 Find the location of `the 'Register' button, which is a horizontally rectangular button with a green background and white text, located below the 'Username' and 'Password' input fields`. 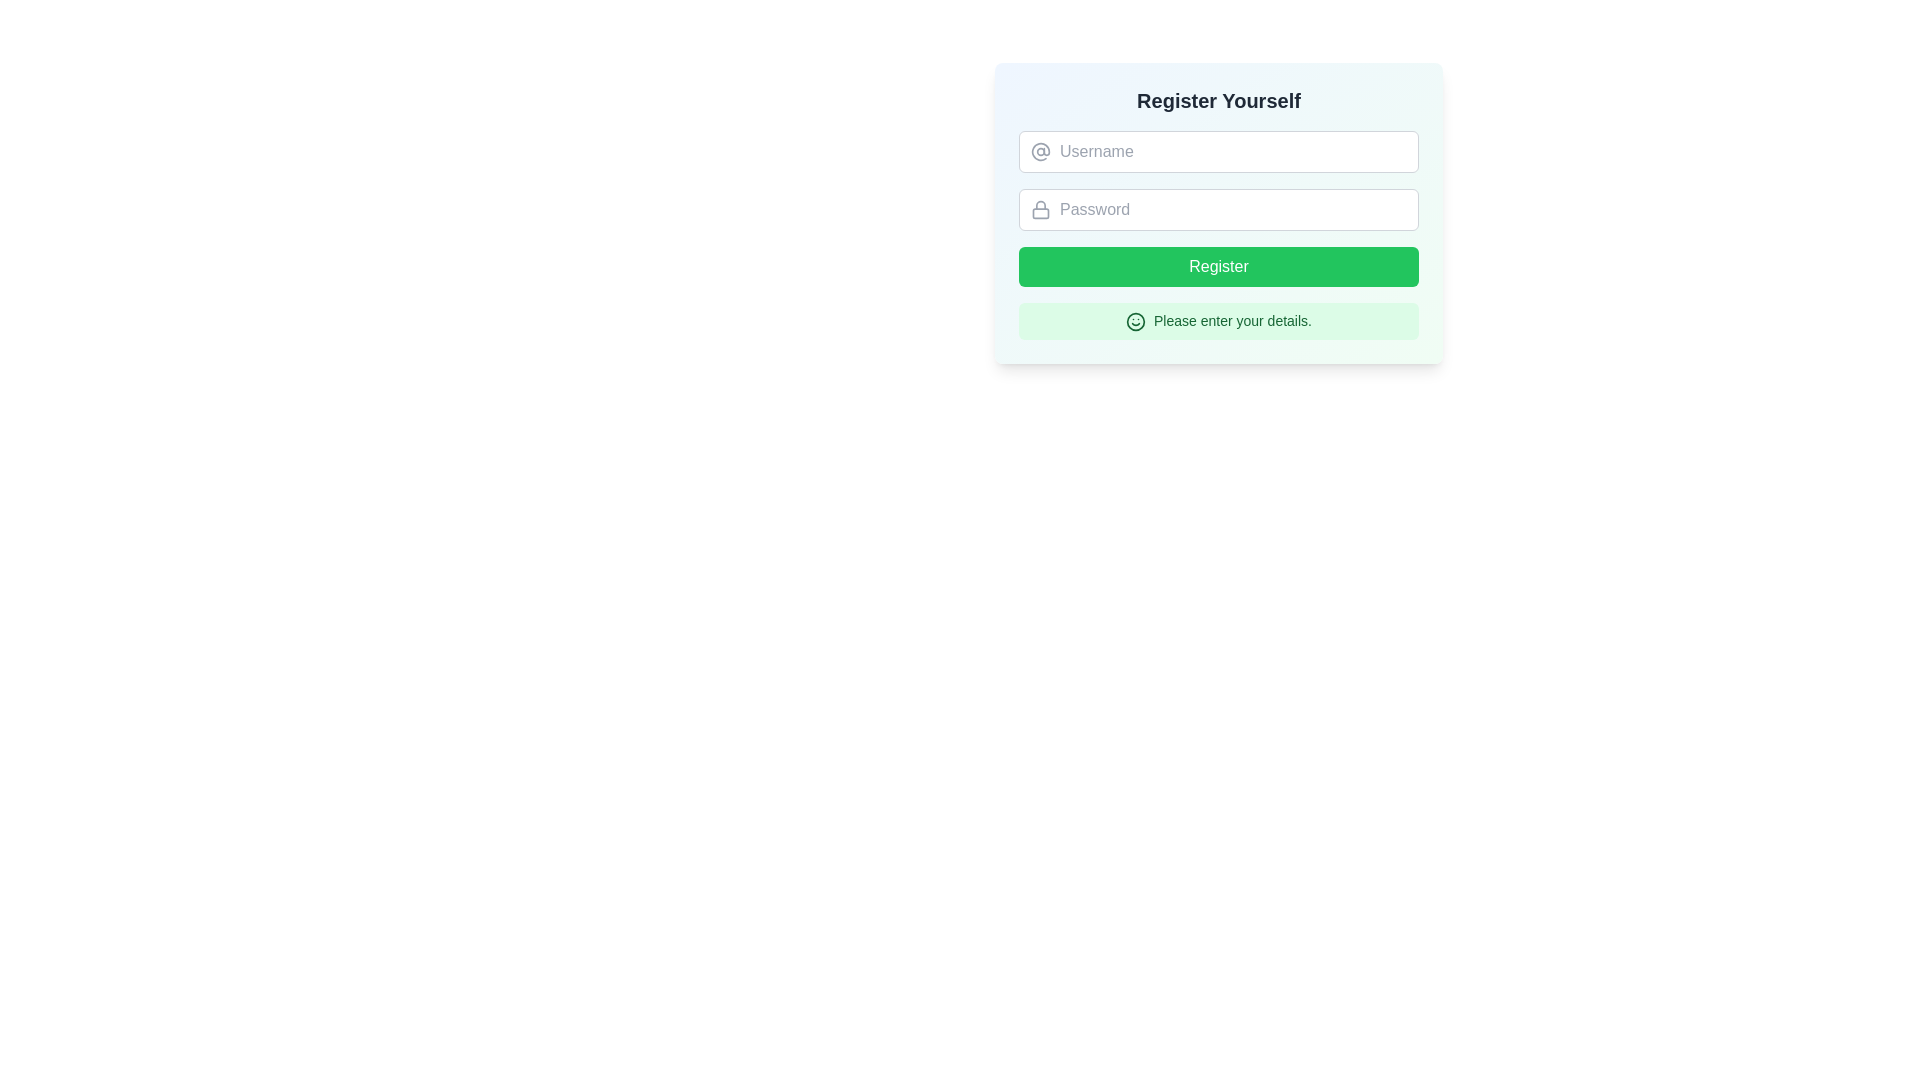

the 'Register' button, which is a horizontally rectangular button with a green background and white text, located below the 'Username' and 'Password' input fields is located at coordinates (1218, 265).